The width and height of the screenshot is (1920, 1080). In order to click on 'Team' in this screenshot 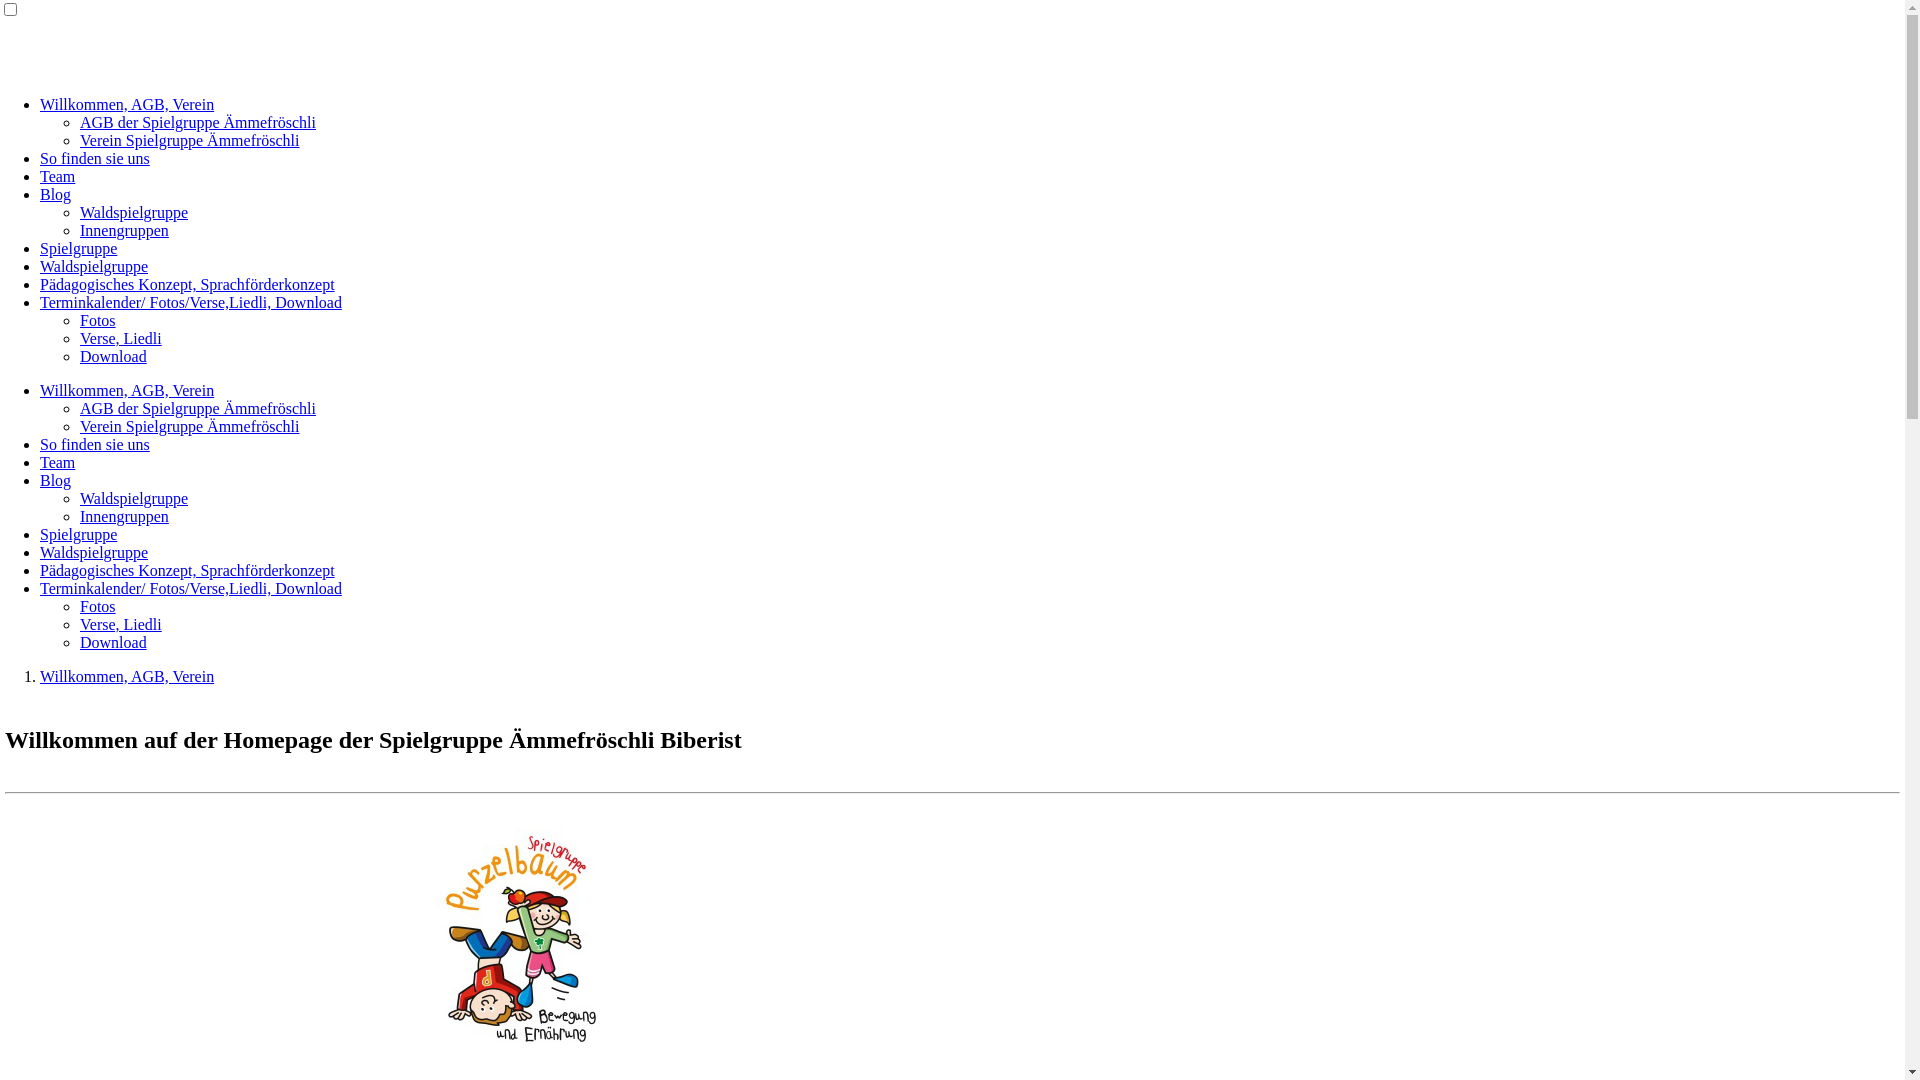, I will do `click(57, 175)`.